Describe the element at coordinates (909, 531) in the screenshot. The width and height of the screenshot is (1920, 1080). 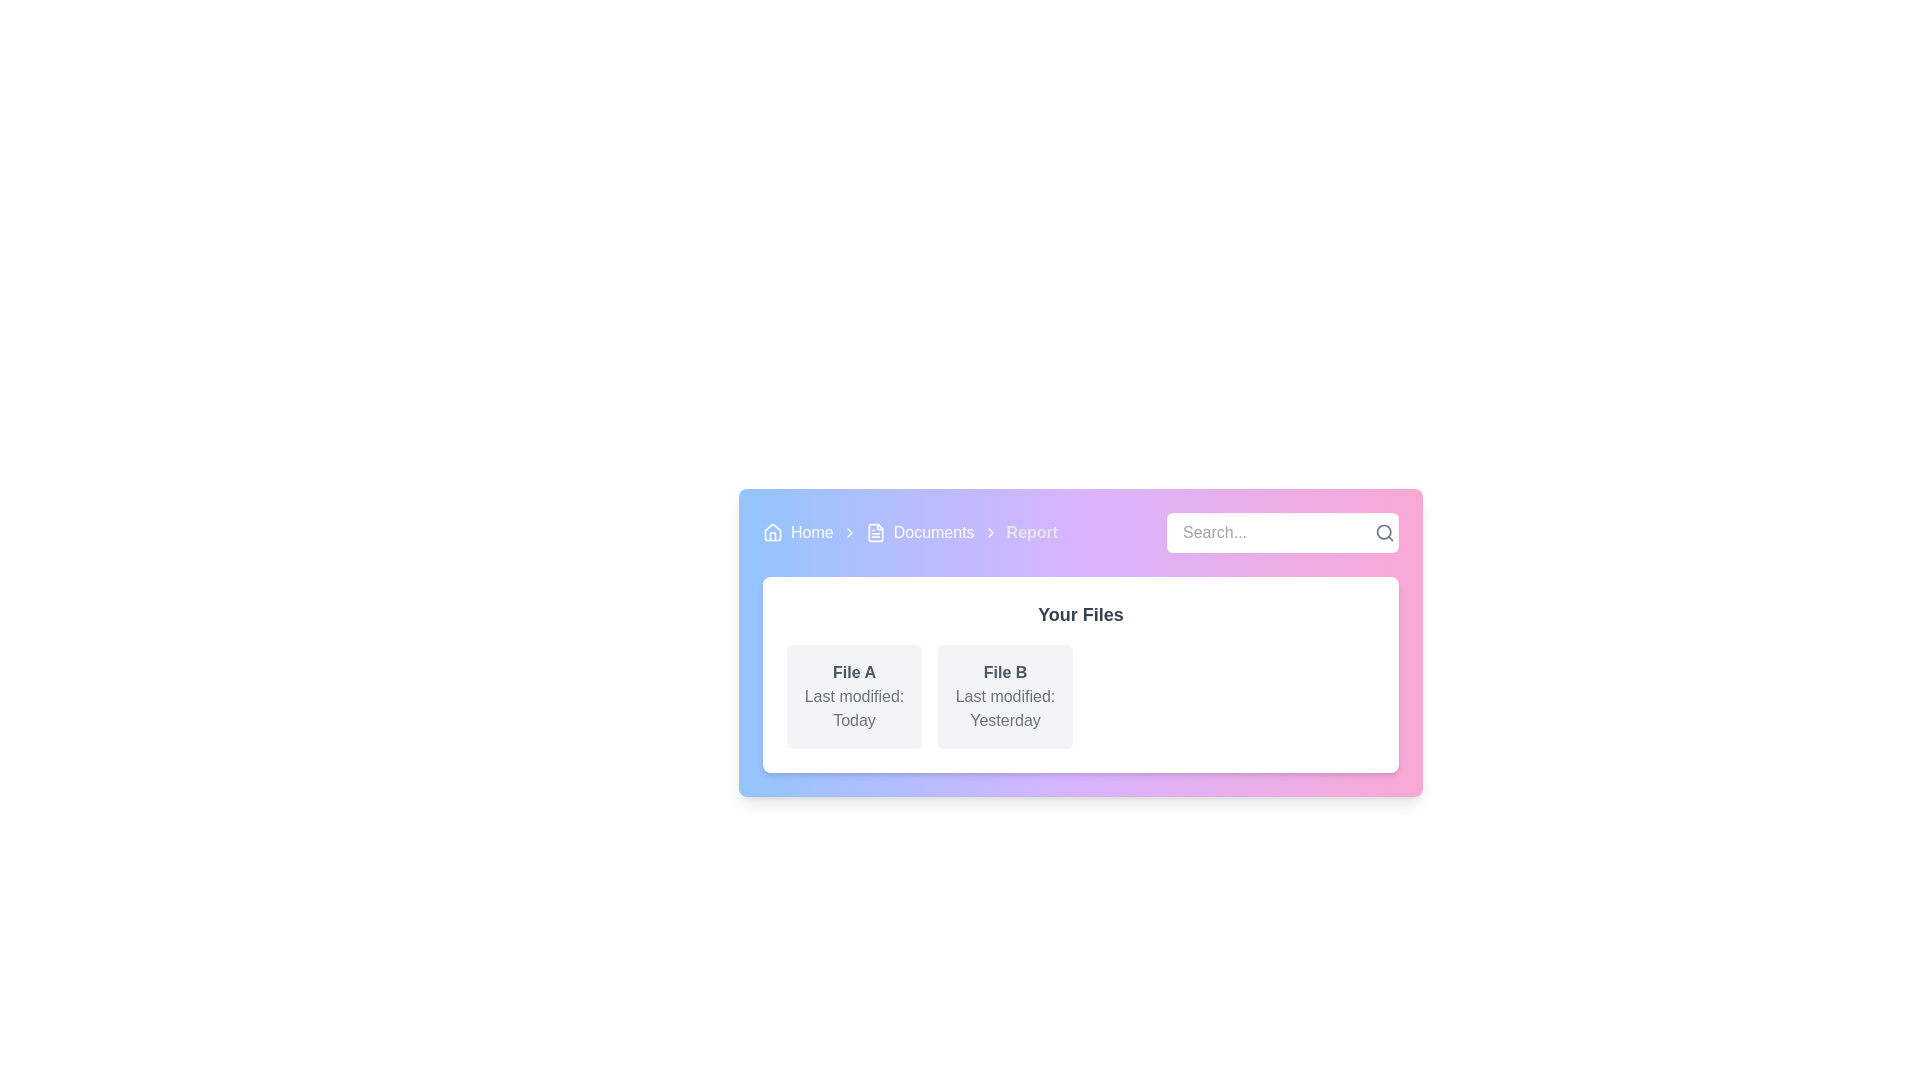
I see `the Breadcrumb item labeled 'Documents' in the breadcrumb navigation bar, which is styled with white text and located at the center of the bar` at that location.